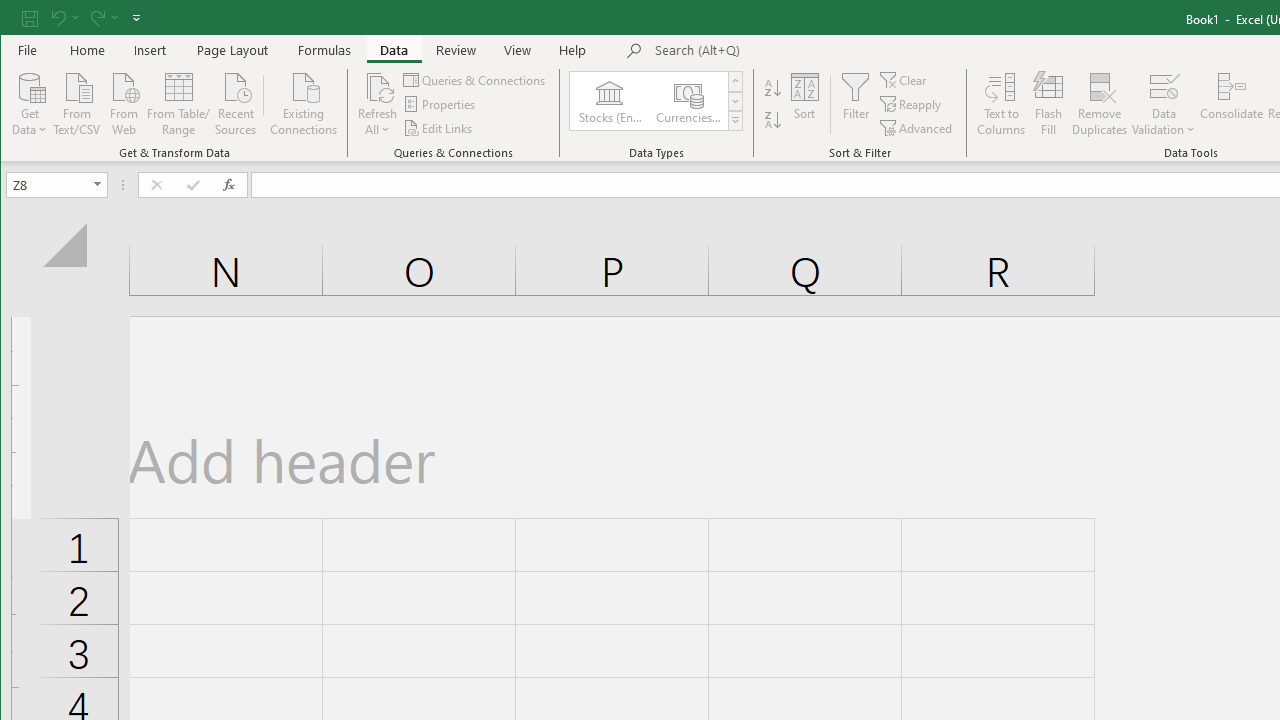  Describe the element at coordinates (76, 102) in the screenshot. I see `'From Text/CSV'` at that location.